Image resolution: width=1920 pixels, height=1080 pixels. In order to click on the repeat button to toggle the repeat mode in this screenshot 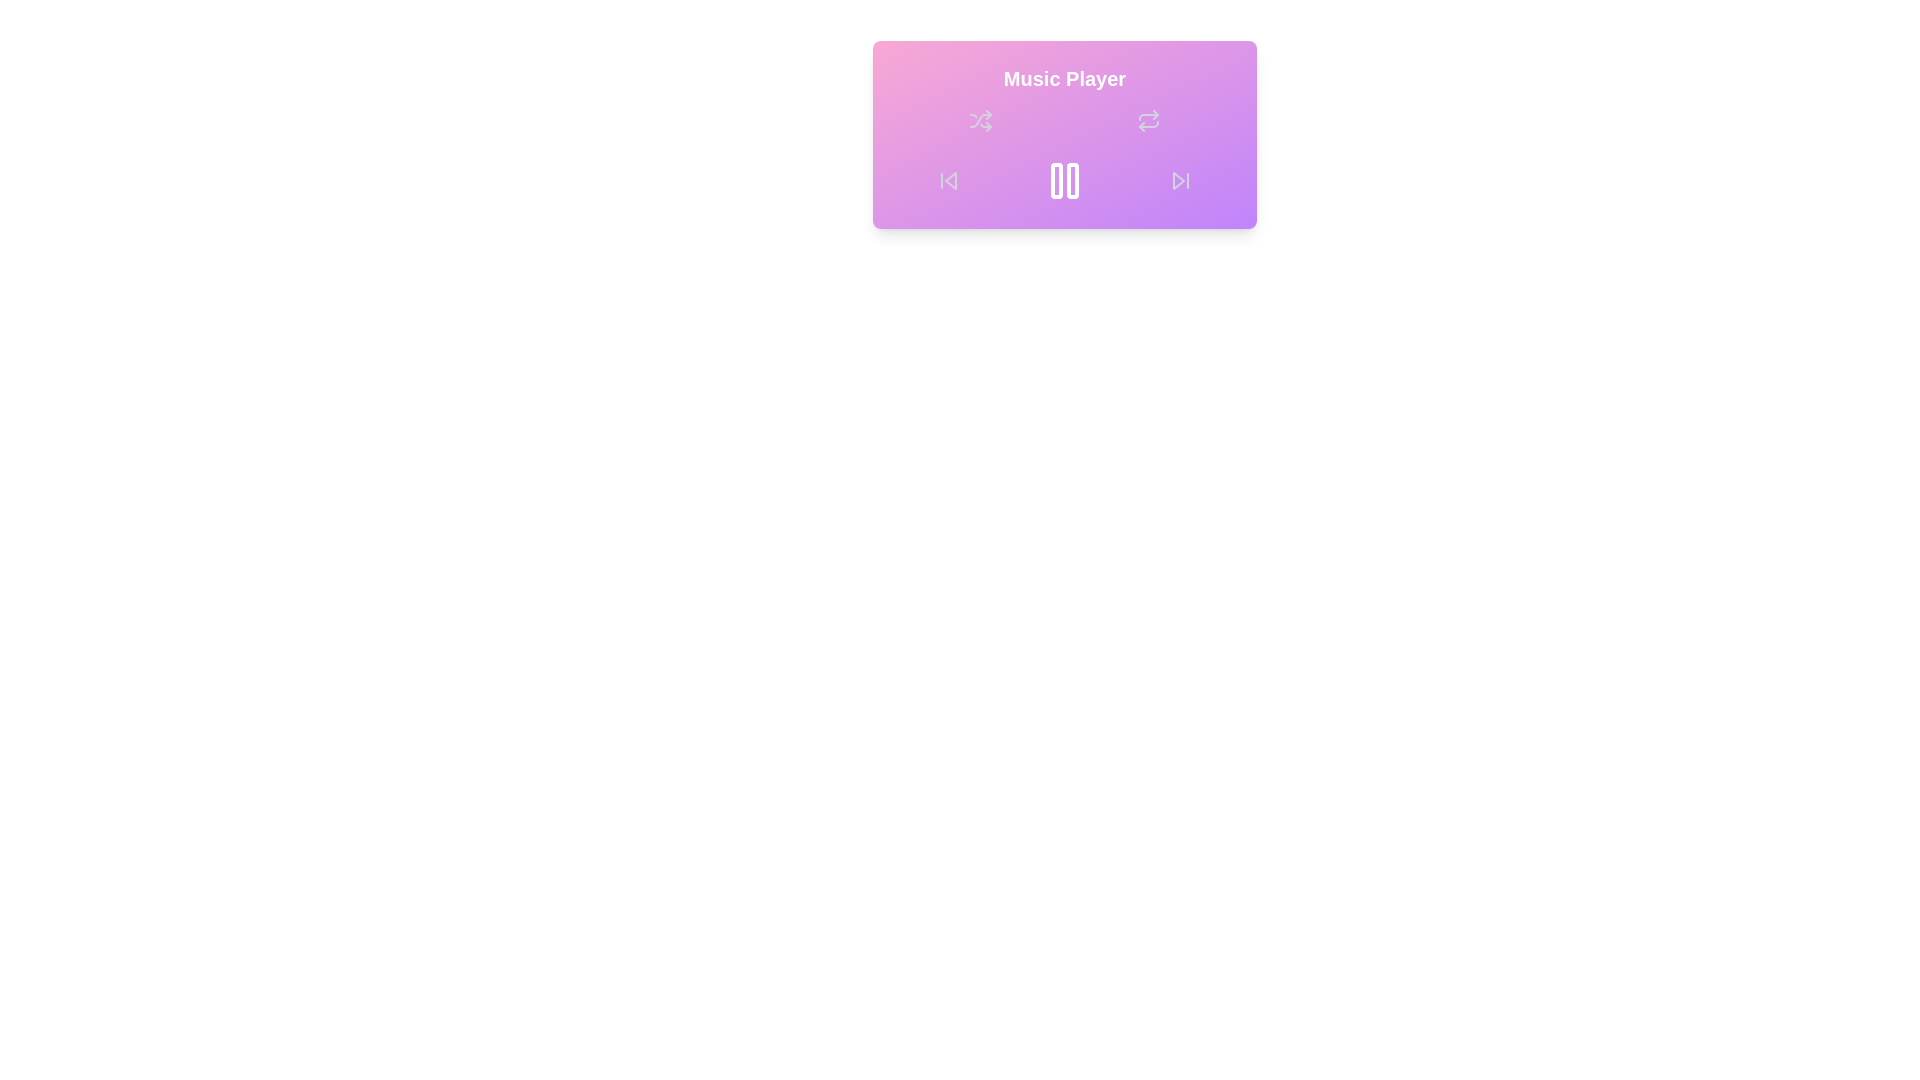, I will do `click(1148, 120)`.